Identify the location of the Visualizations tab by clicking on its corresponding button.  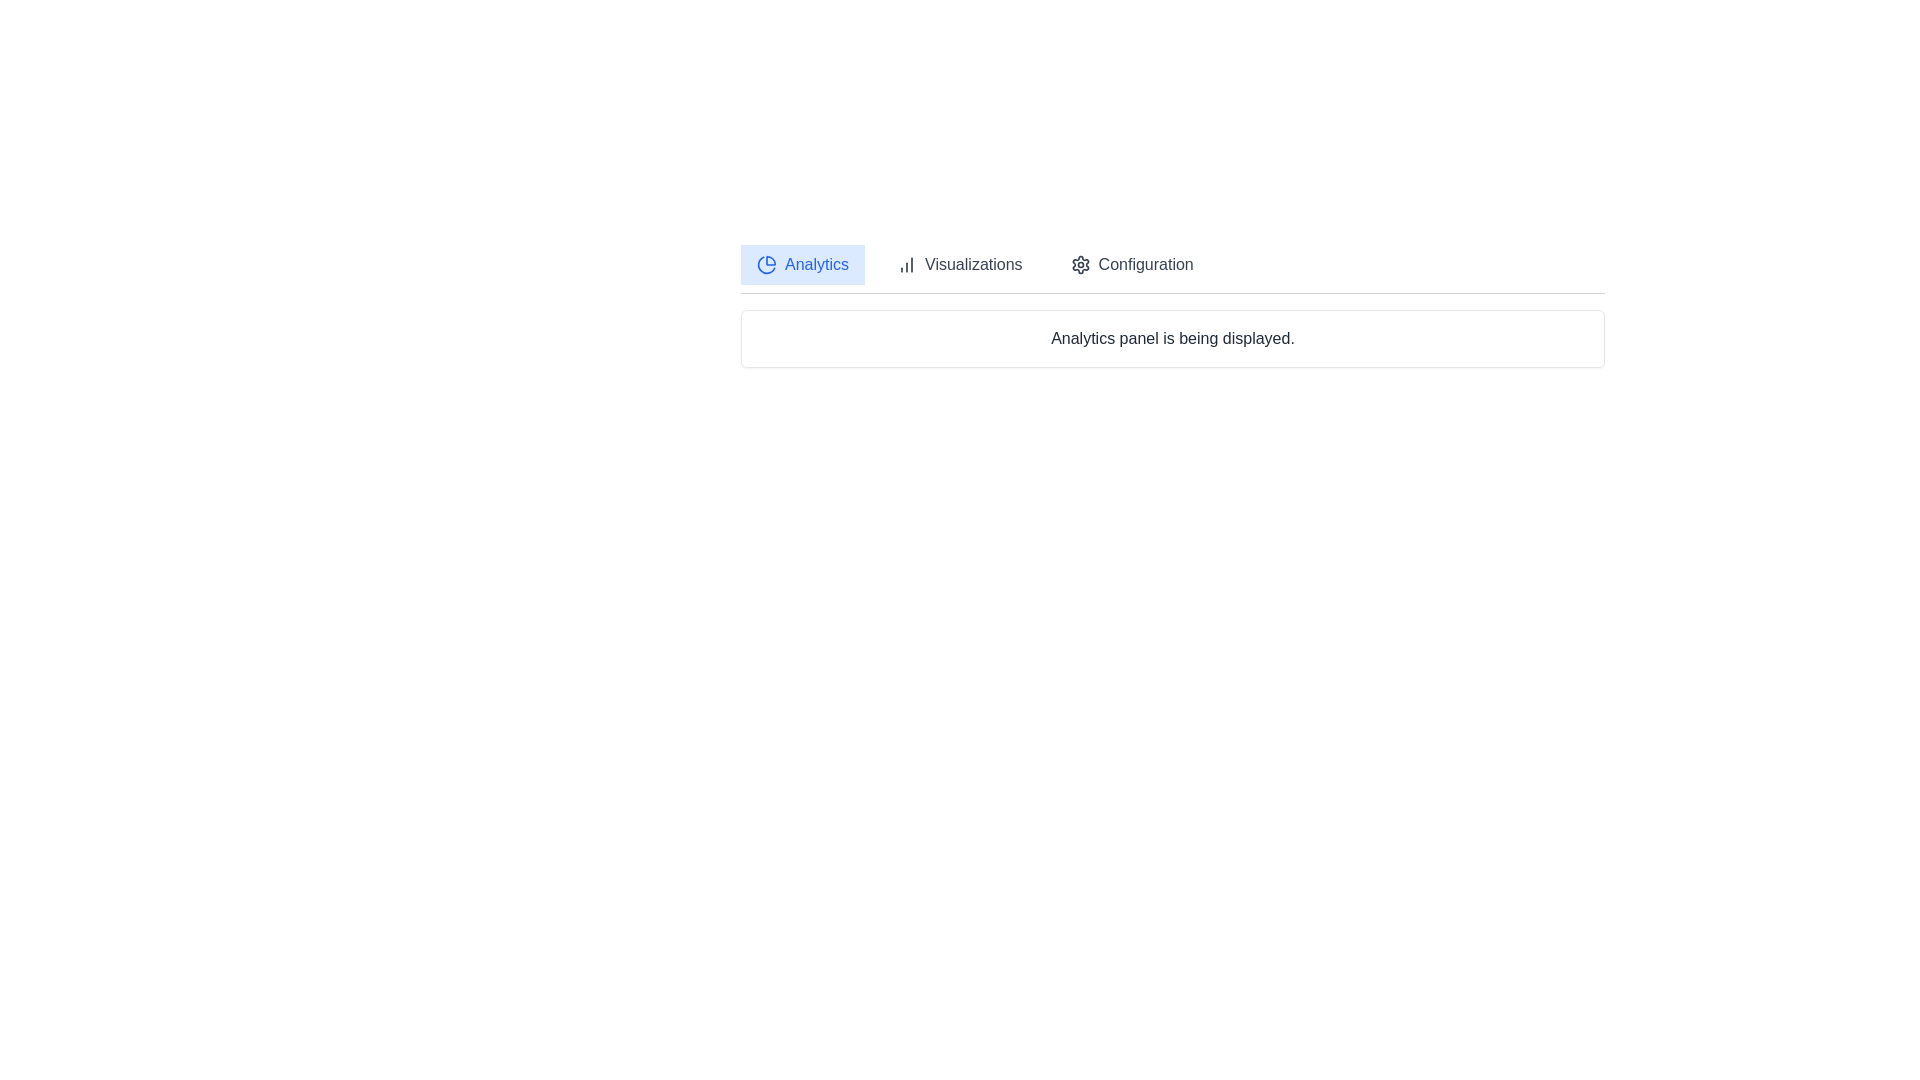
(960, 264).